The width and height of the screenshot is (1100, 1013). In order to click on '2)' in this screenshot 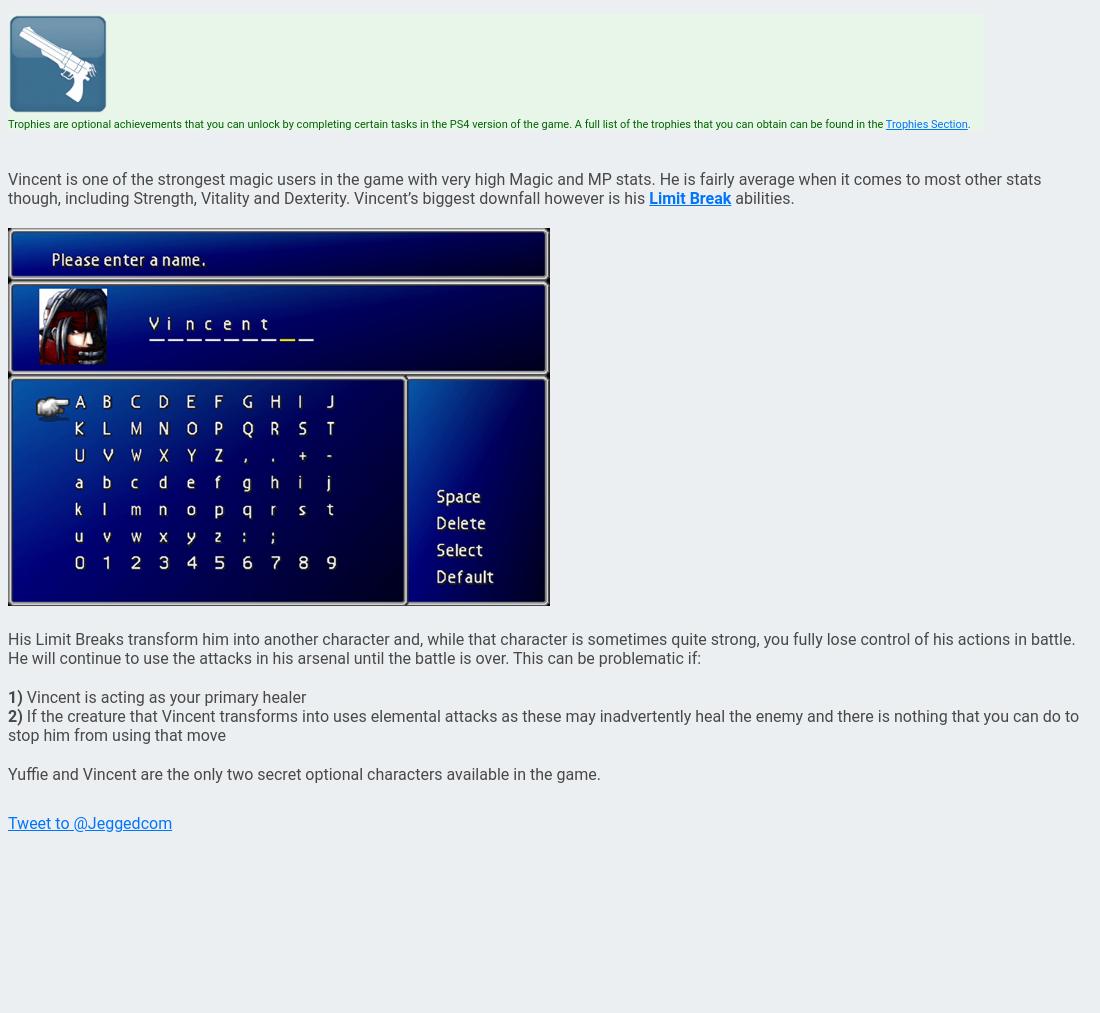, I will do `click(7, 716)`.